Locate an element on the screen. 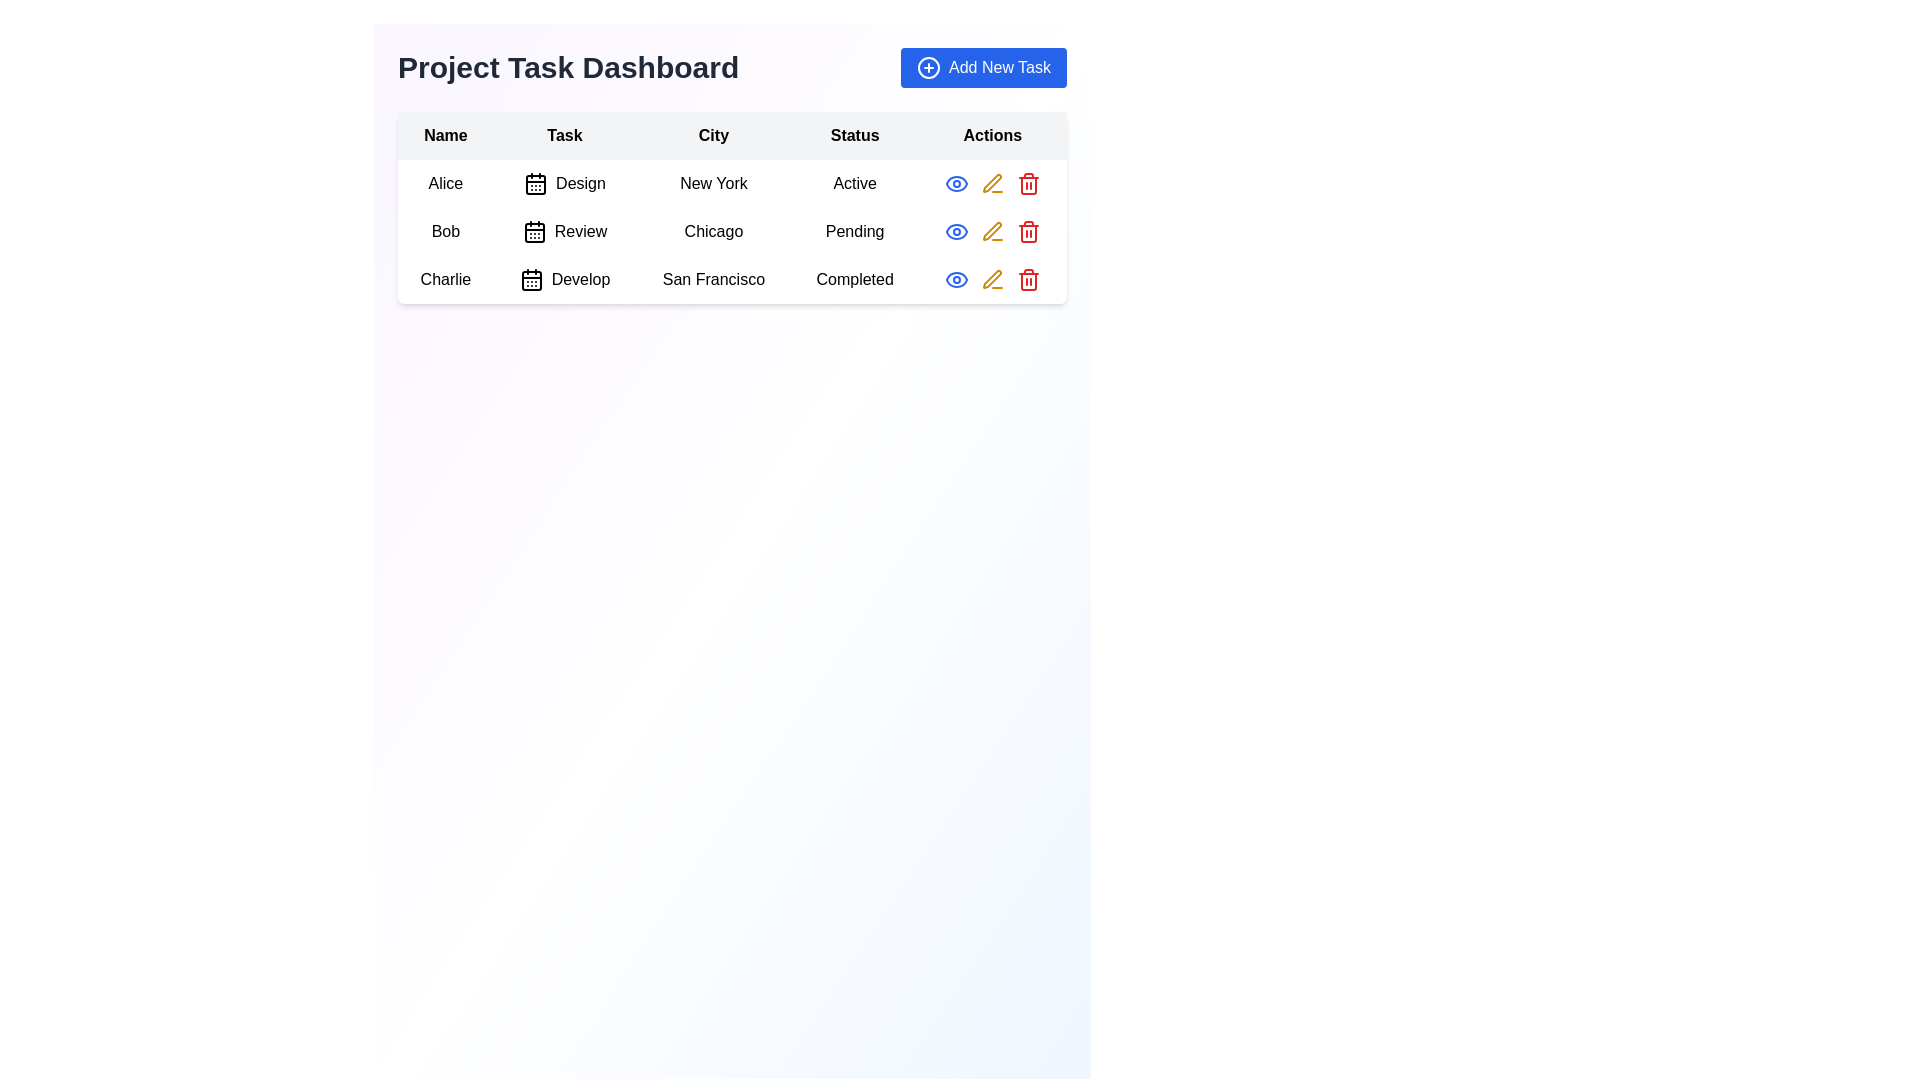 The image size is (1920, 1080). the delete icon in the 'Actions' column of the second row of the table is located at coordinates (1028, 230).